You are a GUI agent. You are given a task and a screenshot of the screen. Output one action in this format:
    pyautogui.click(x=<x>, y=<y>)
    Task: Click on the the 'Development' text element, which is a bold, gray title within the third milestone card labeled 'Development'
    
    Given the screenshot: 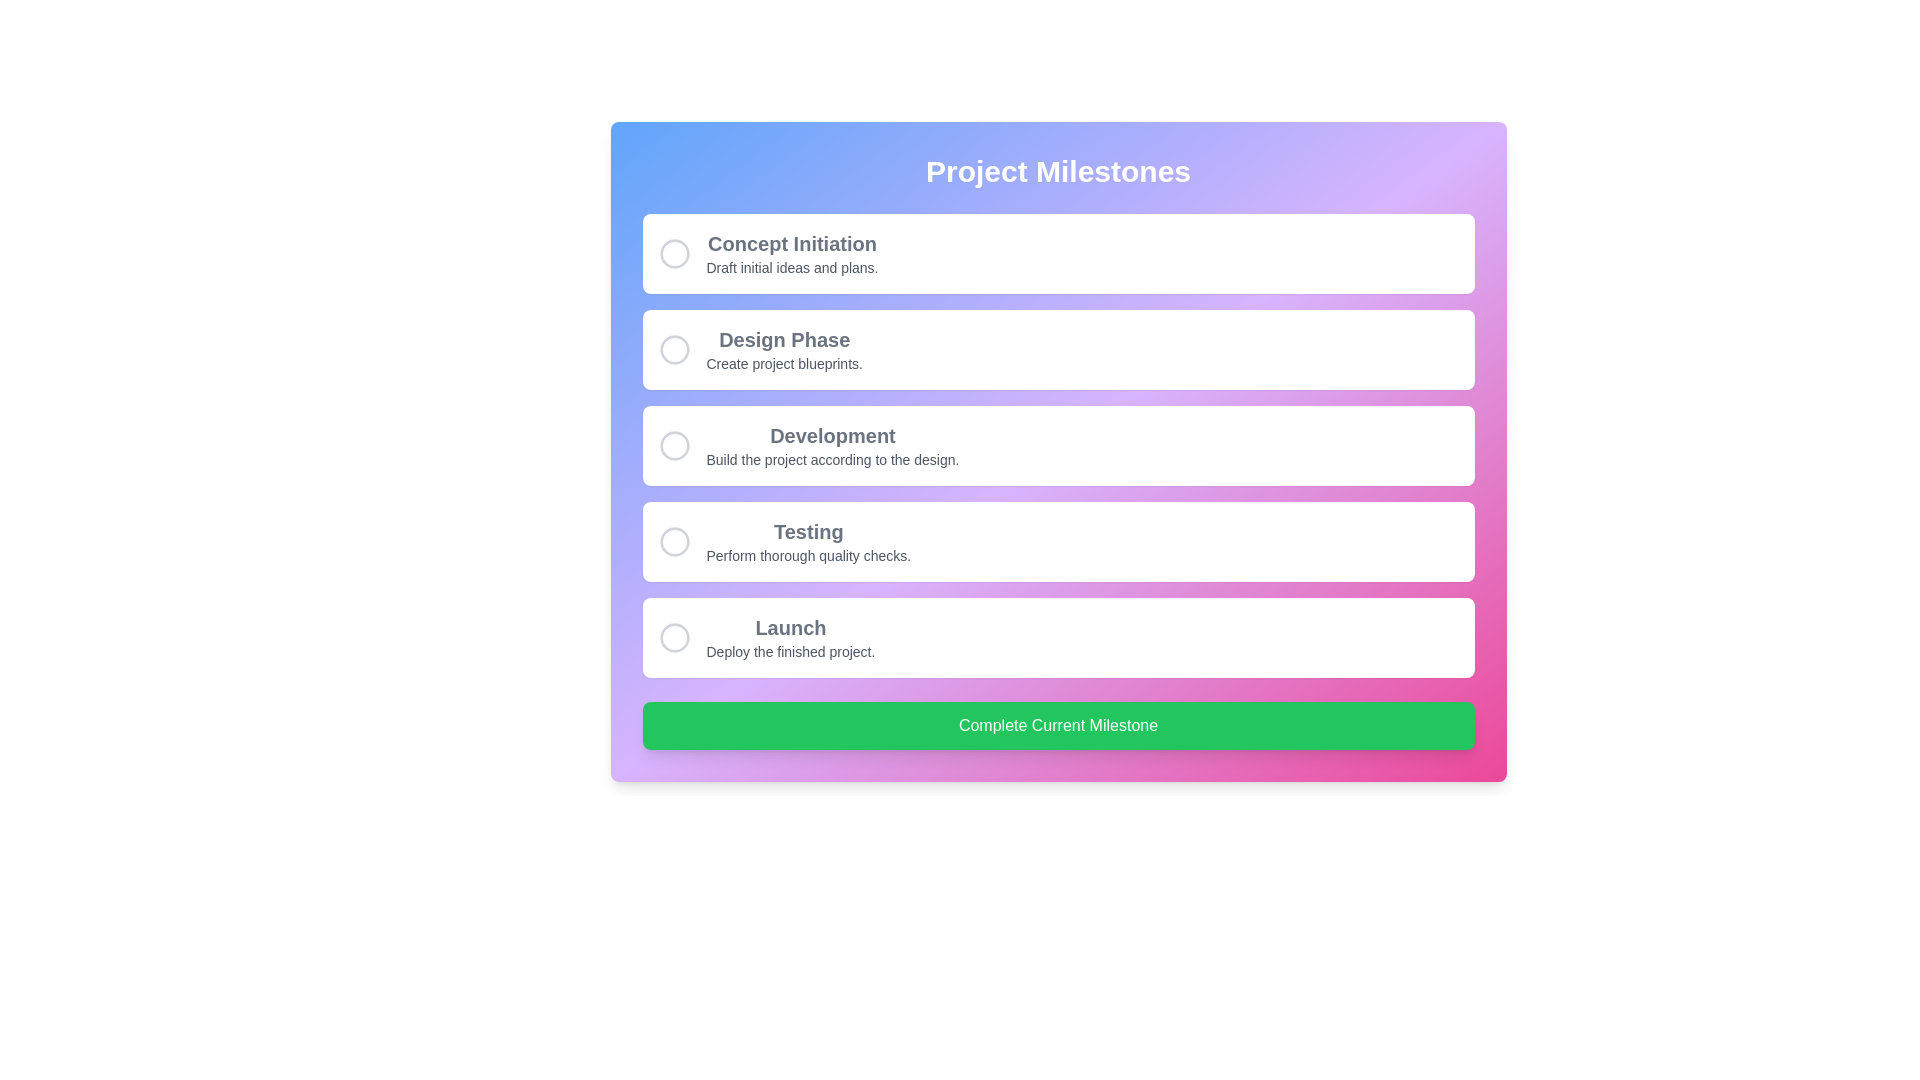 What is the action you would take?
    pyautogui.click(x=832, y=434)
    